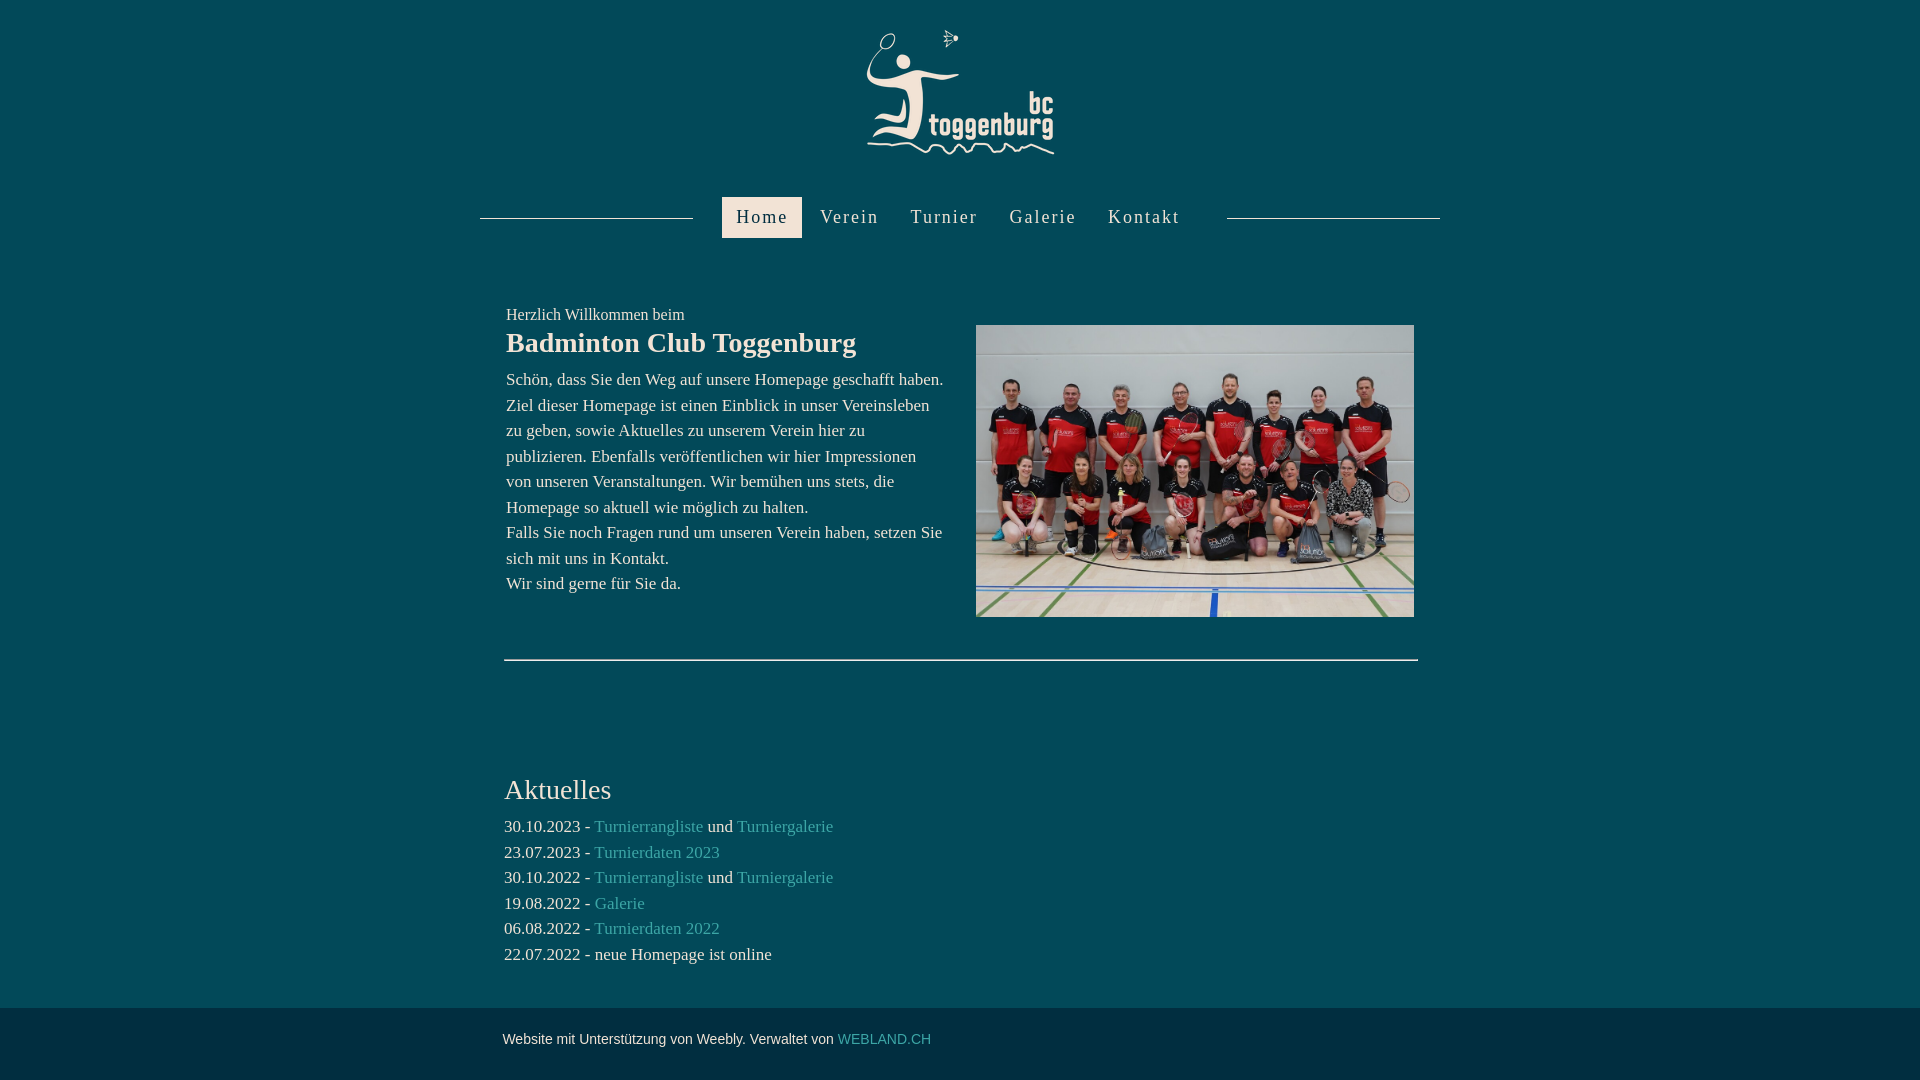 The height and width of the screenshot is (1080, 1920). What do you see at coordinates (593, 876) in the screenshot?
I see `'Turnierrangliste'` at bounding box center [593, 876].